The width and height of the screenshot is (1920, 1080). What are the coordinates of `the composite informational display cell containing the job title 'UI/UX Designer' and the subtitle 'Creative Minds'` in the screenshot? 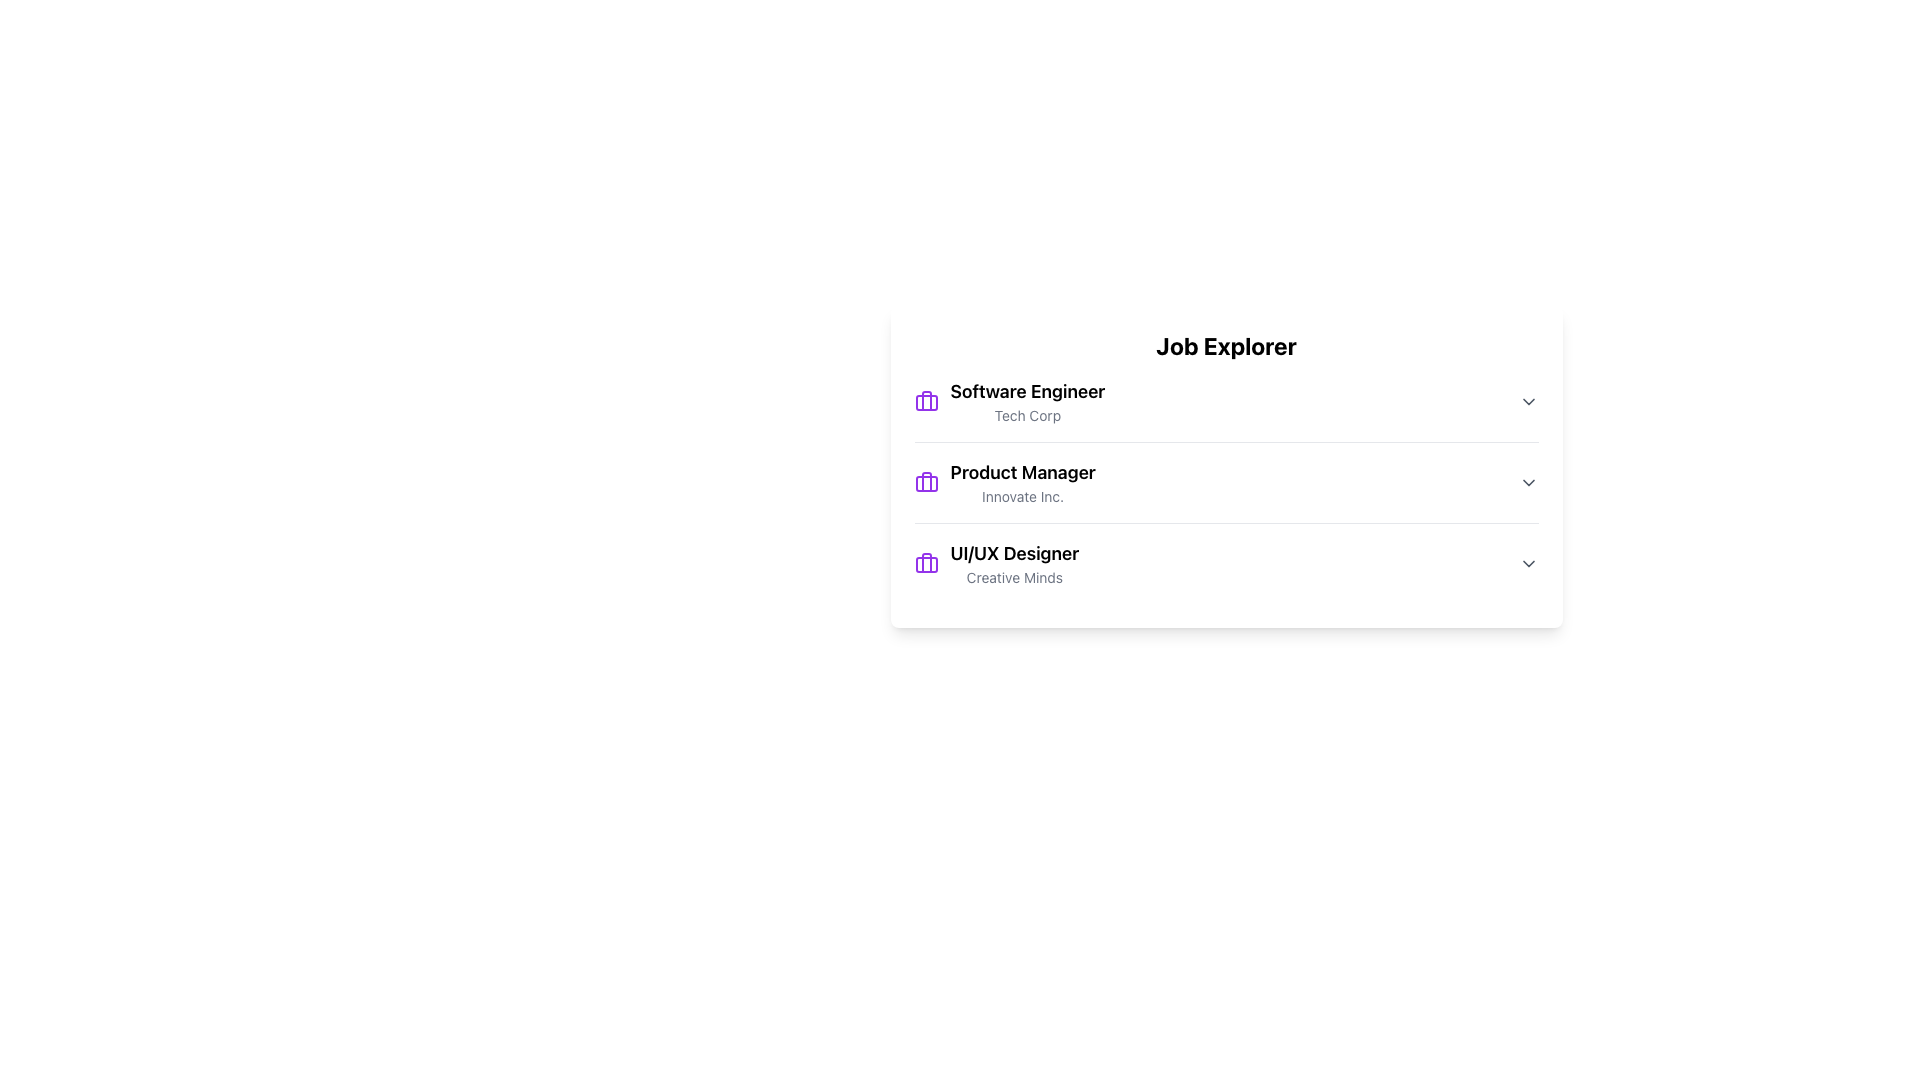 It's located at (996, 563).